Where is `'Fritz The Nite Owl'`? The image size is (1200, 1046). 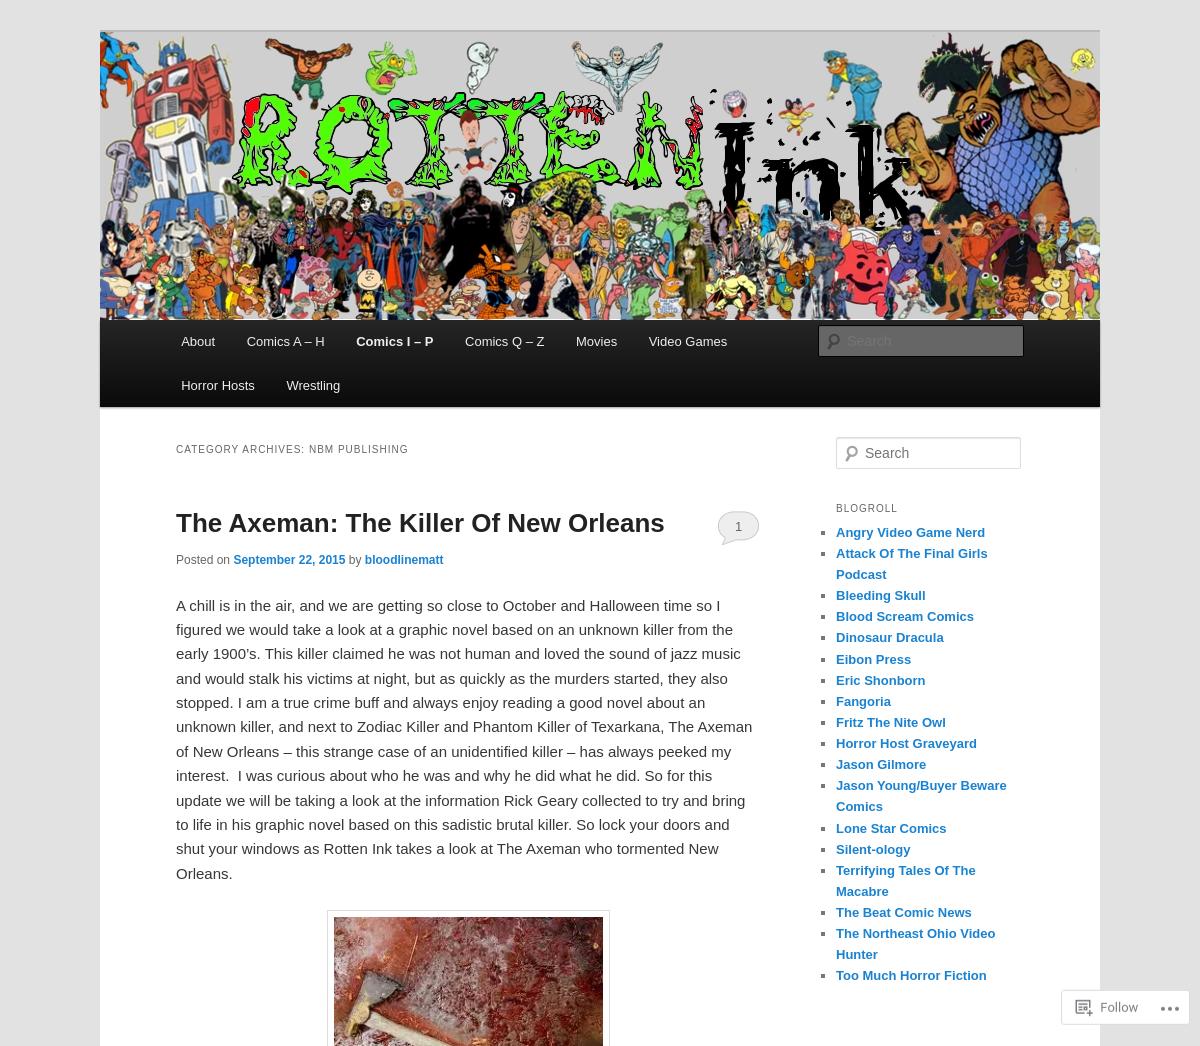
'Fritz The Nite Owl' is located at coordinates (835, 721).